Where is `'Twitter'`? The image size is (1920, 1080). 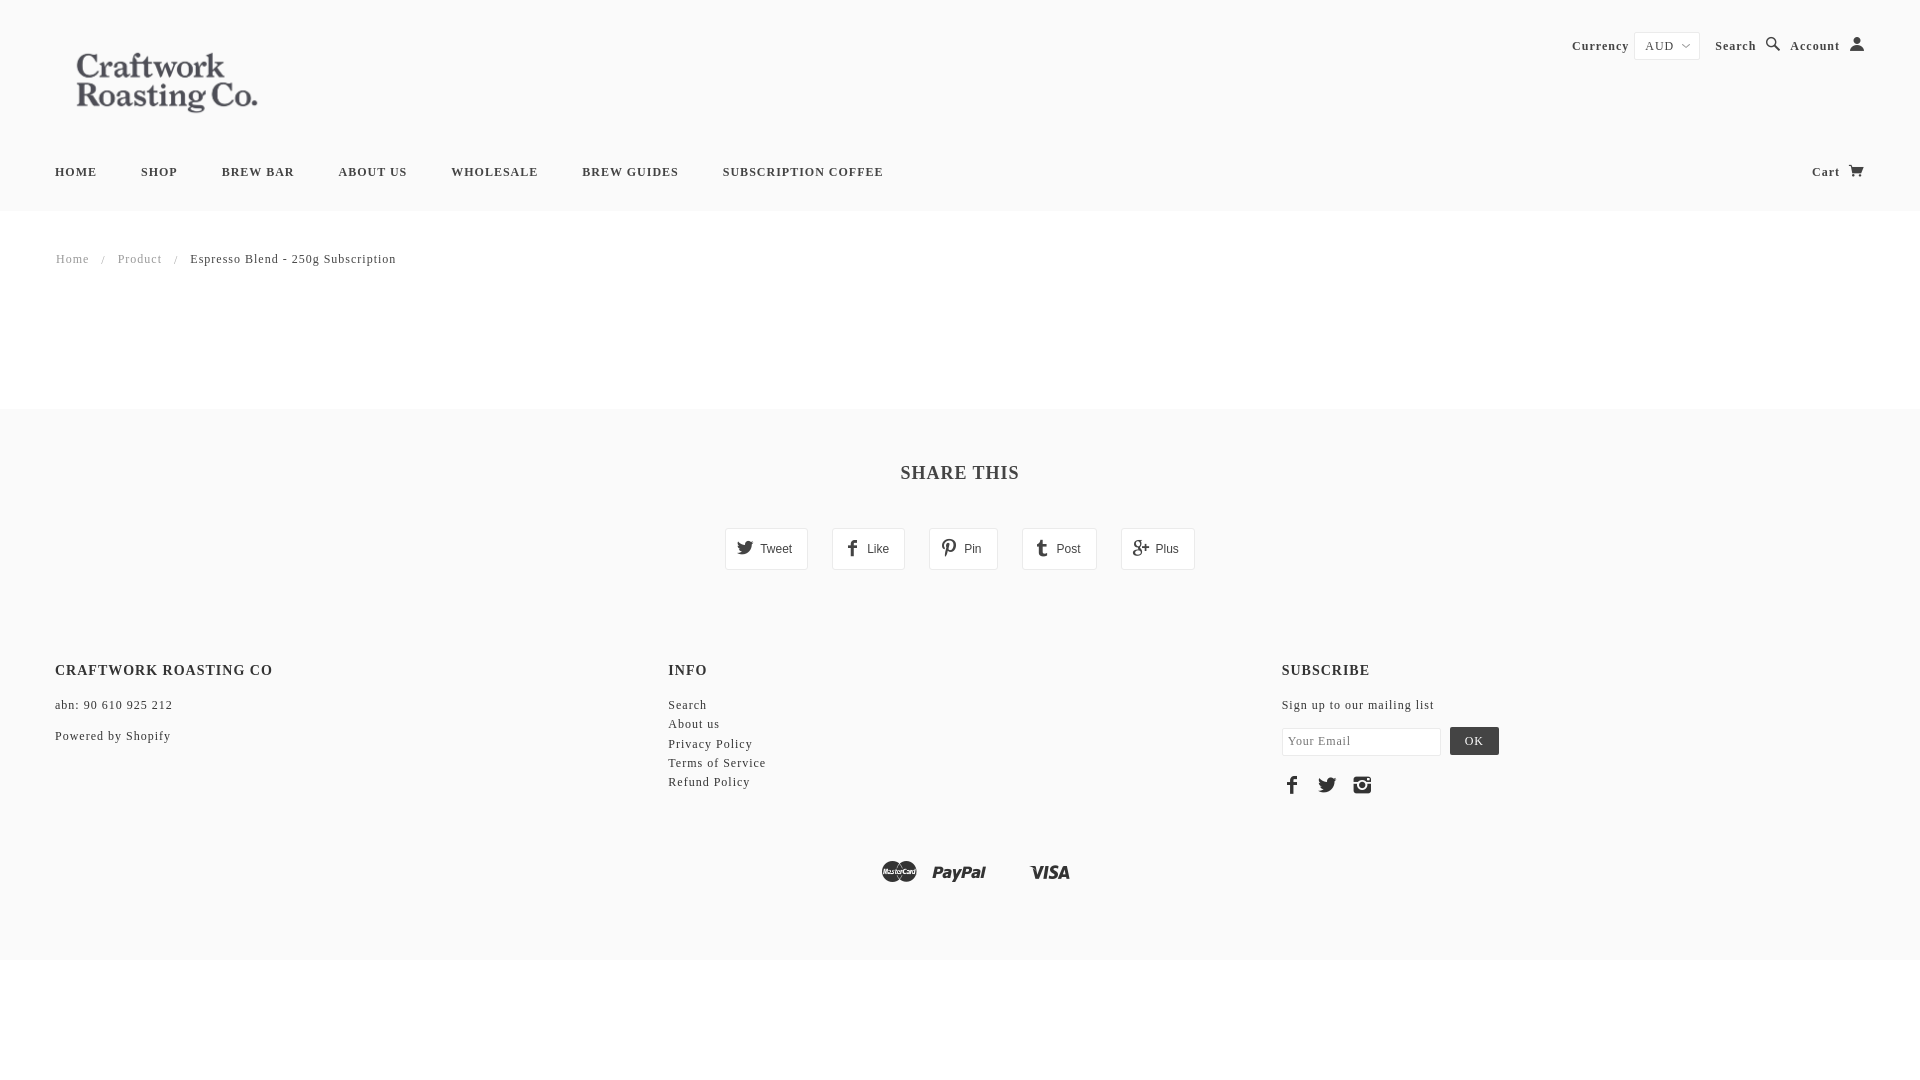 'Twitter' is located at coordinates (1327, 784).